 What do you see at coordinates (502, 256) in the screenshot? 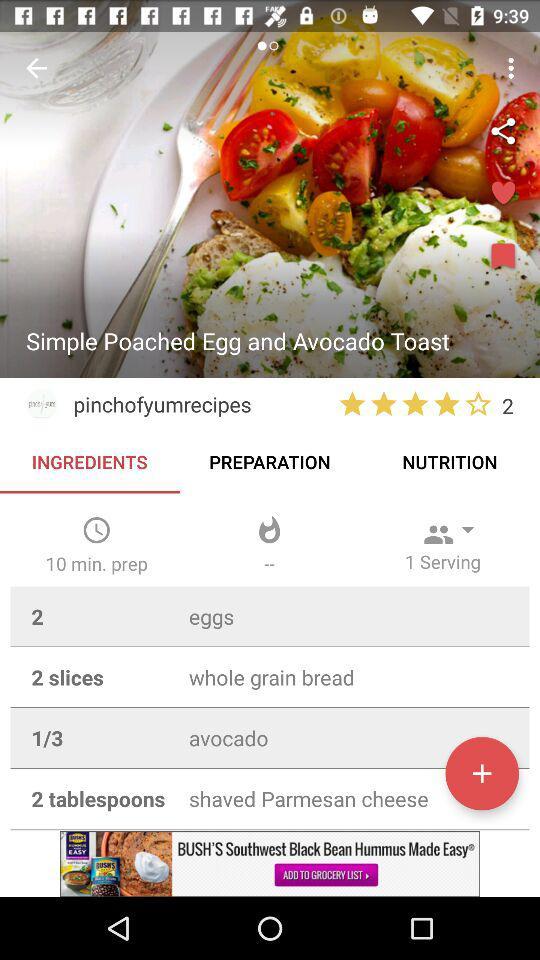
I see `the bookmark icon` at bounding box center [502, 256].